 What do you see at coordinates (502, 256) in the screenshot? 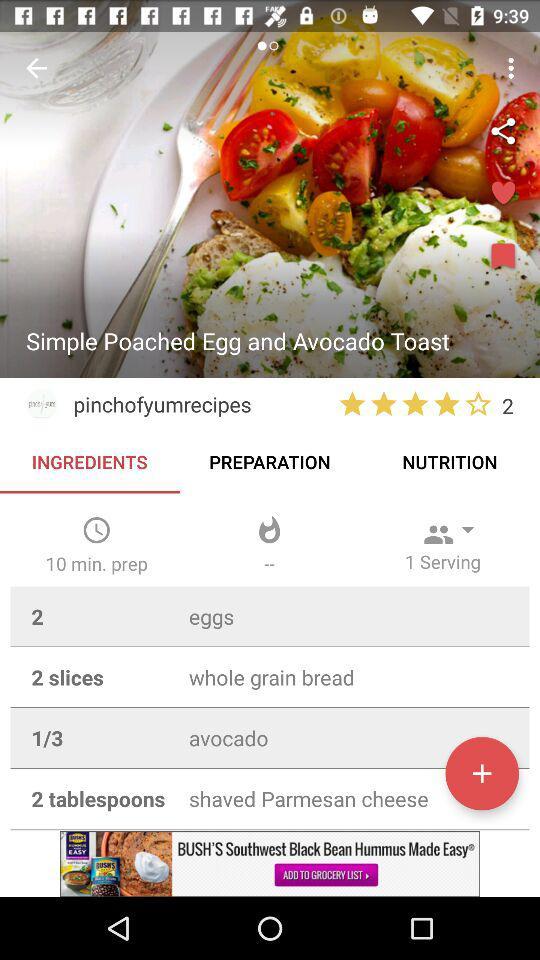
I see `the bookmark icon` at bounding box center [502, 256].